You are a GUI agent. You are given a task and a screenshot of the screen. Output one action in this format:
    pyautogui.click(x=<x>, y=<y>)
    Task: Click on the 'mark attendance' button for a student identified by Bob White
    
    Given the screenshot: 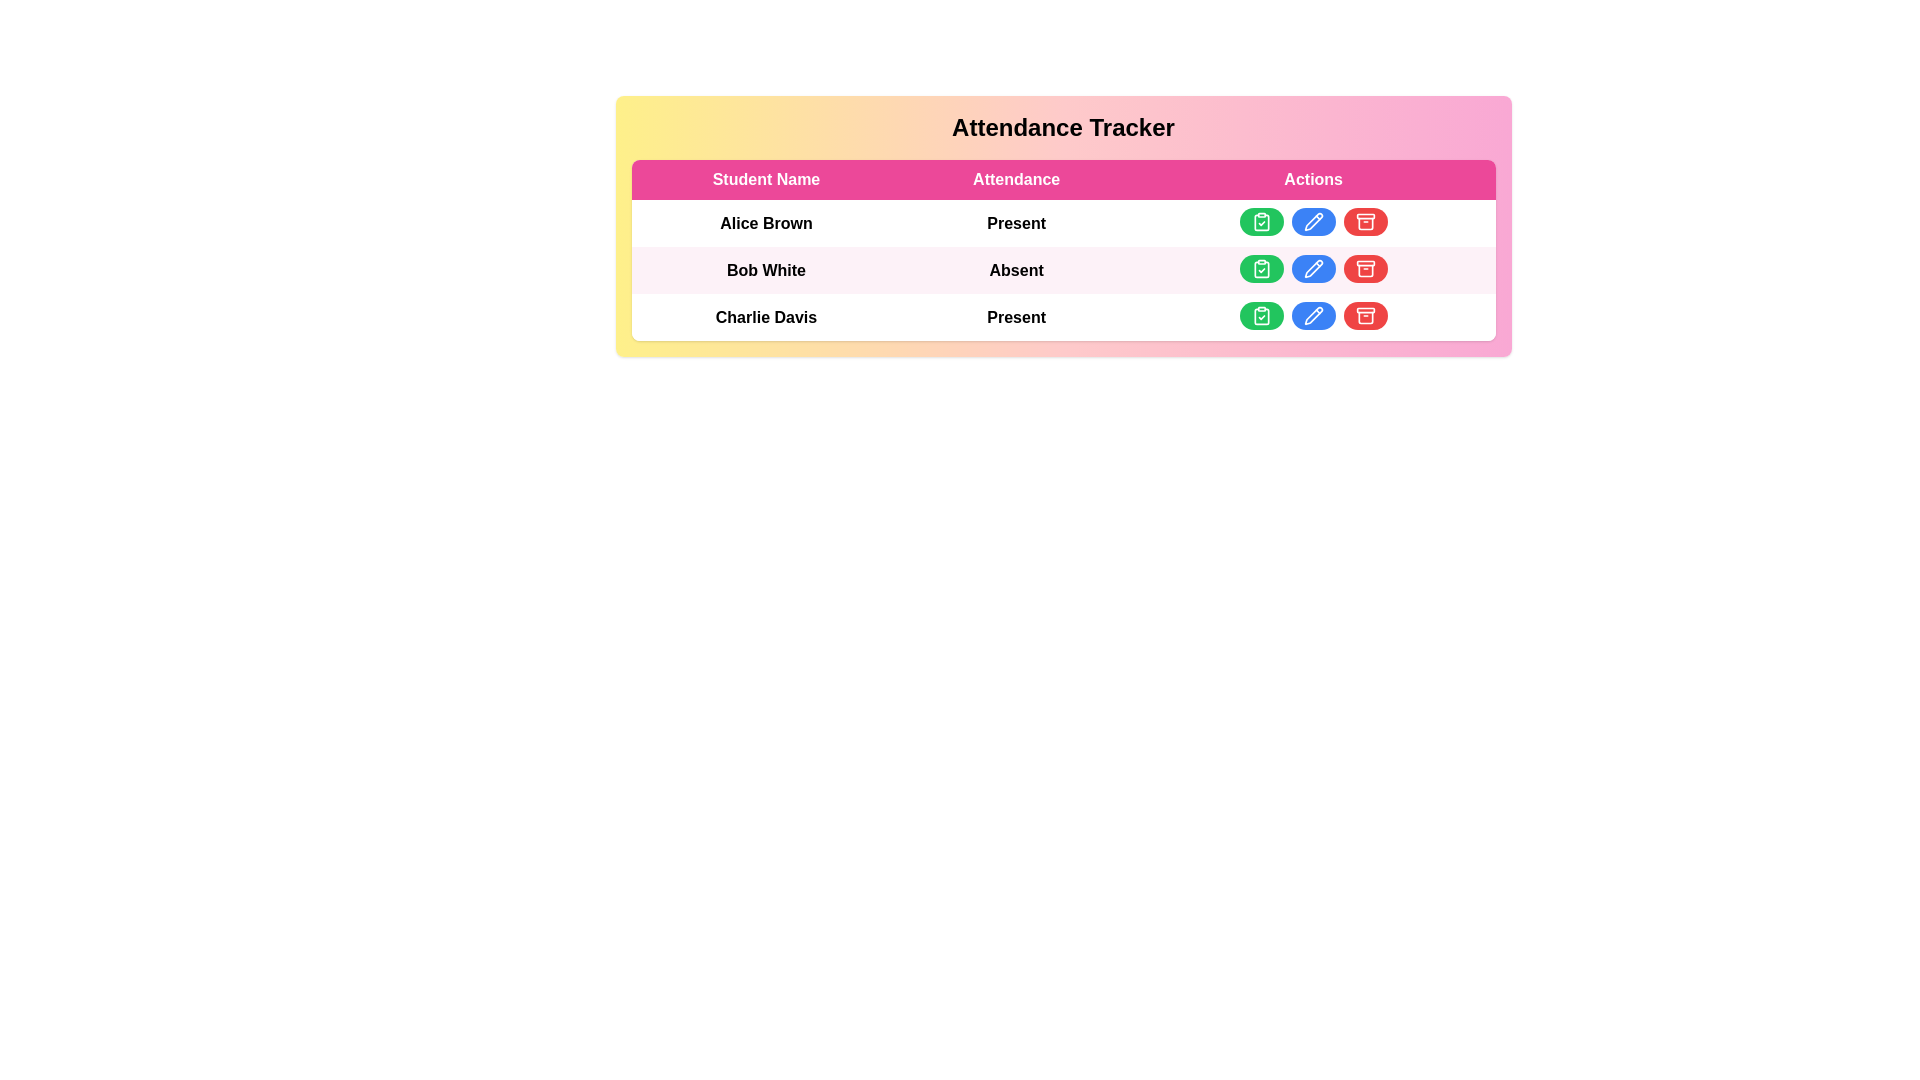 What is the action you would take?
    pyautogui.click(x=1260, y=268)
    